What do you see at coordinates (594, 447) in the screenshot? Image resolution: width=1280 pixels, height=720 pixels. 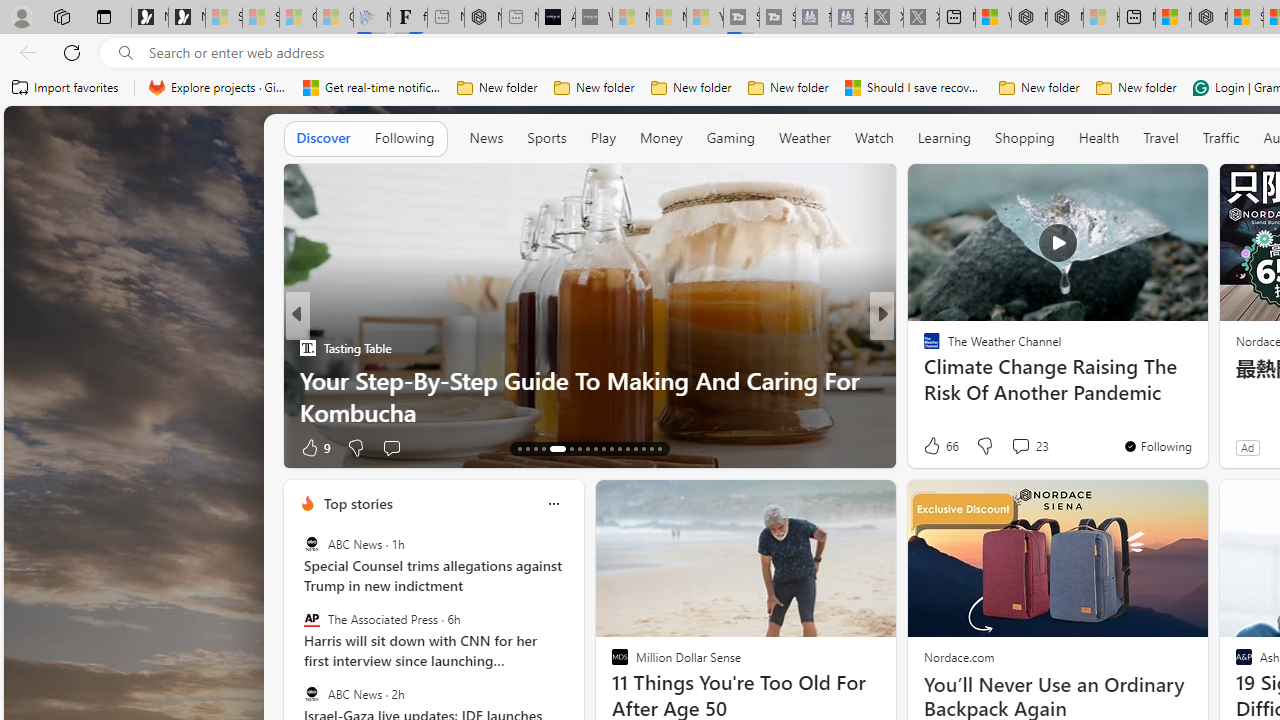 I see `'AutomationID: tab-21'` at bounding box center [594, 447].